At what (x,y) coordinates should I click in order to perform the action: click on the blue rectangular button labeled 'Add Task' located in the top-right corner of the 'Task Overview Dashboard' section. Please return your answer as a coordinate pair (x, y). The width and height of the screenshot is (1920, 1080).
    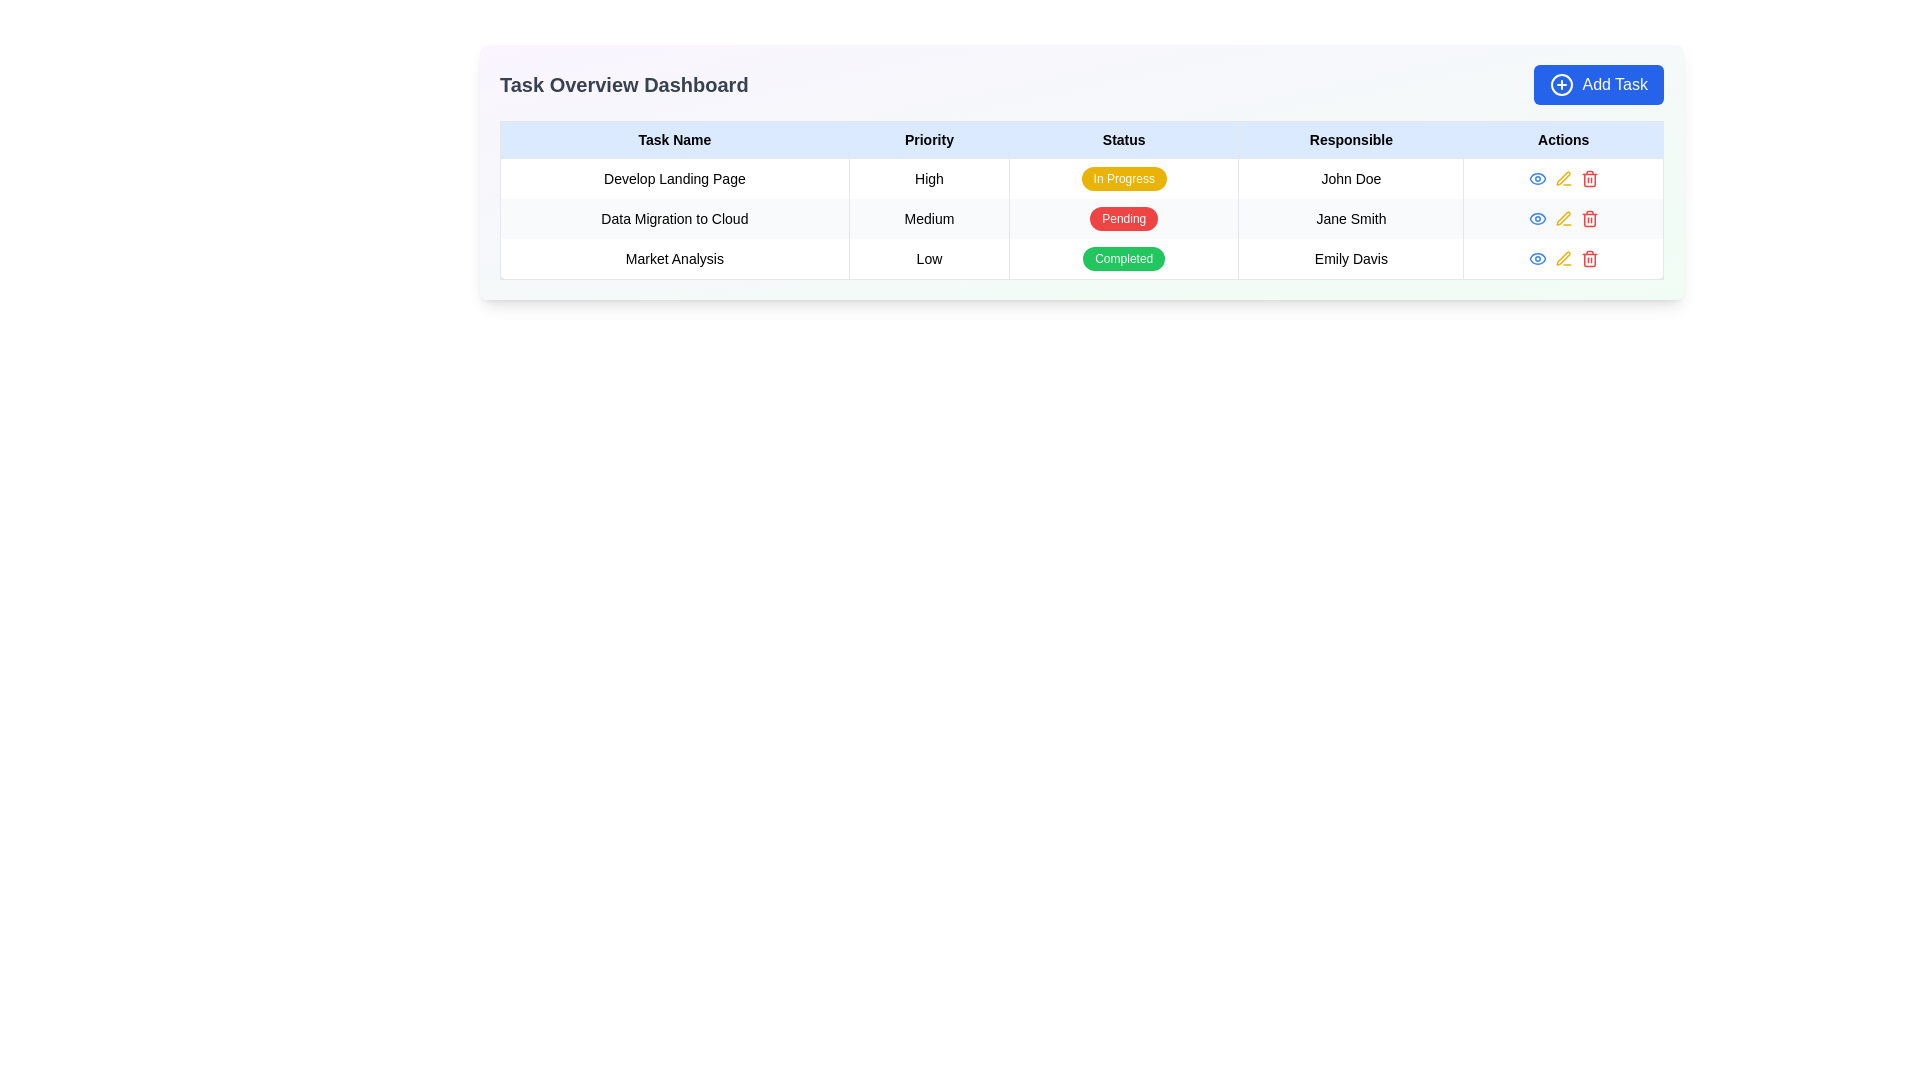
    Looking at the image, I should click on (1597, 83).